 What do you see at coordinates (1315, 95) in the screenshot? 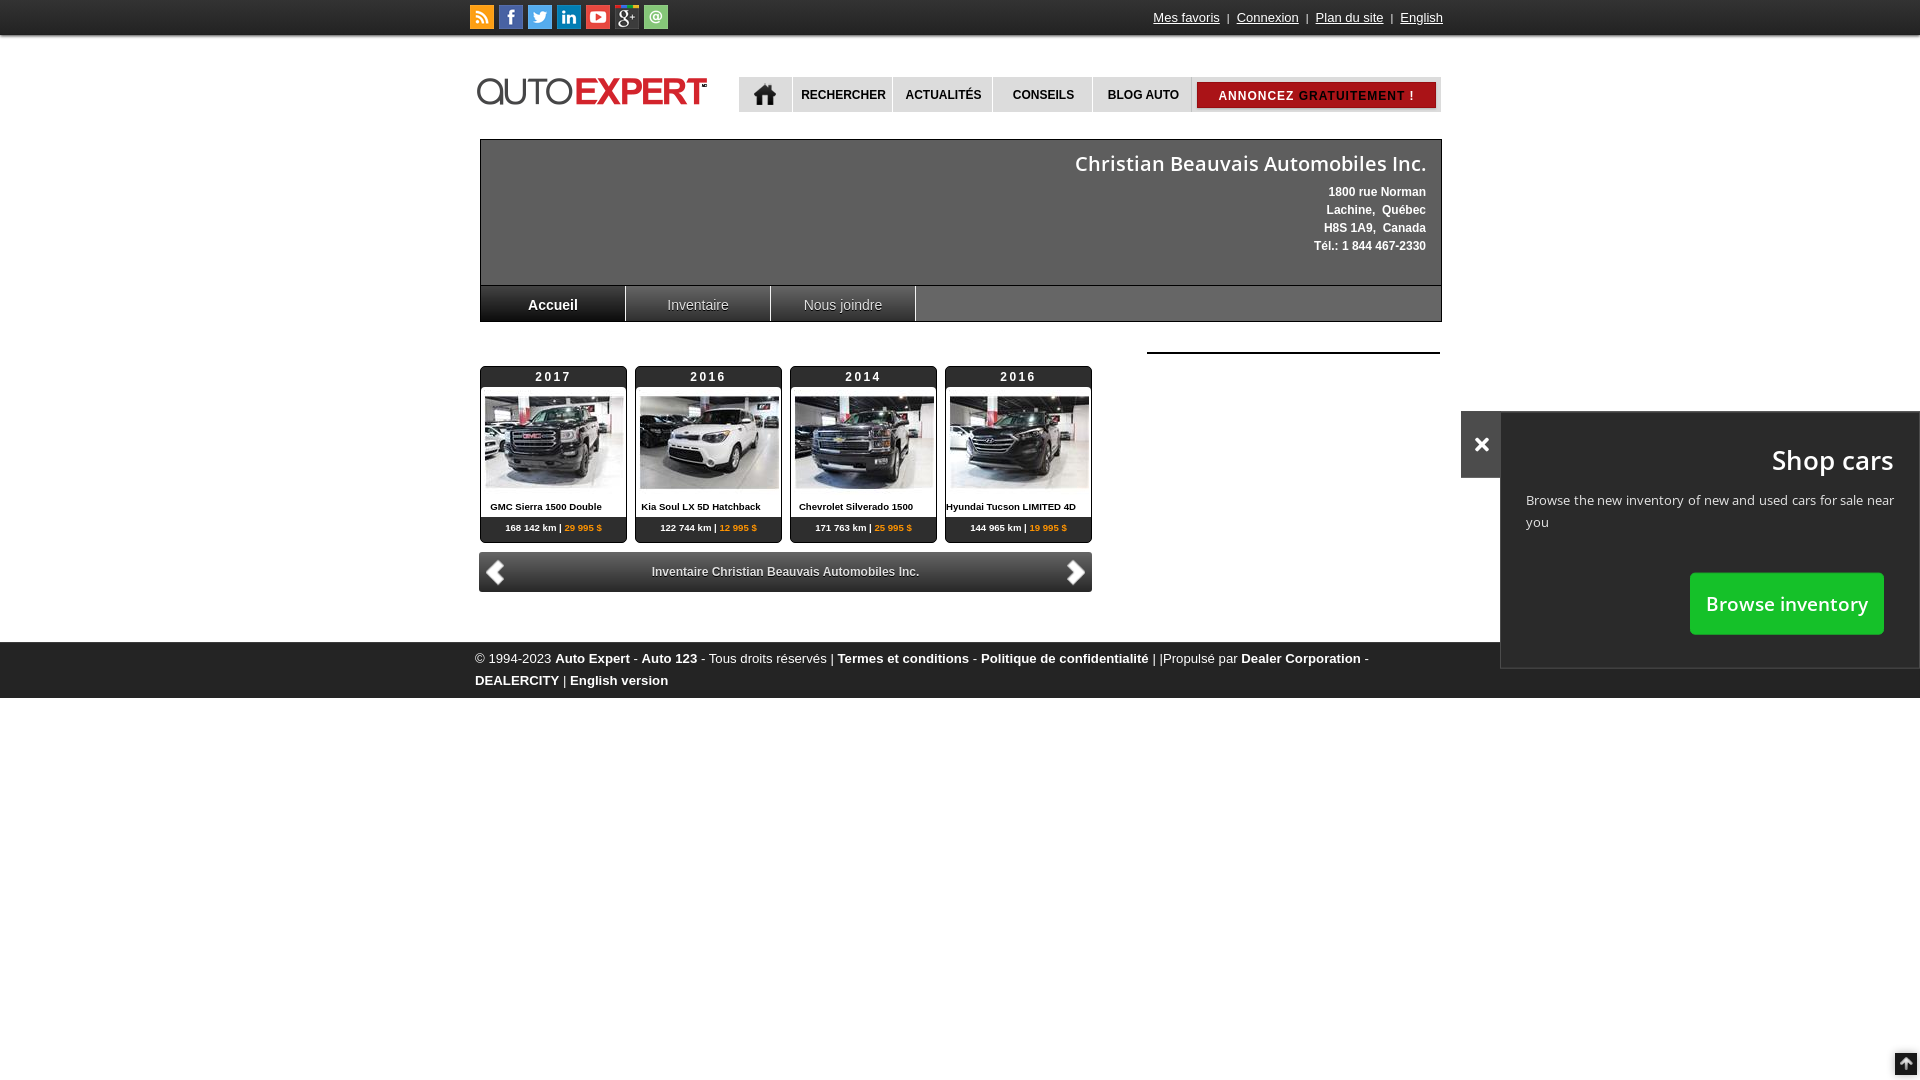
I see `'ANNONCEZ GRATUITEMENT !'` at bounding box center [1315, 95].